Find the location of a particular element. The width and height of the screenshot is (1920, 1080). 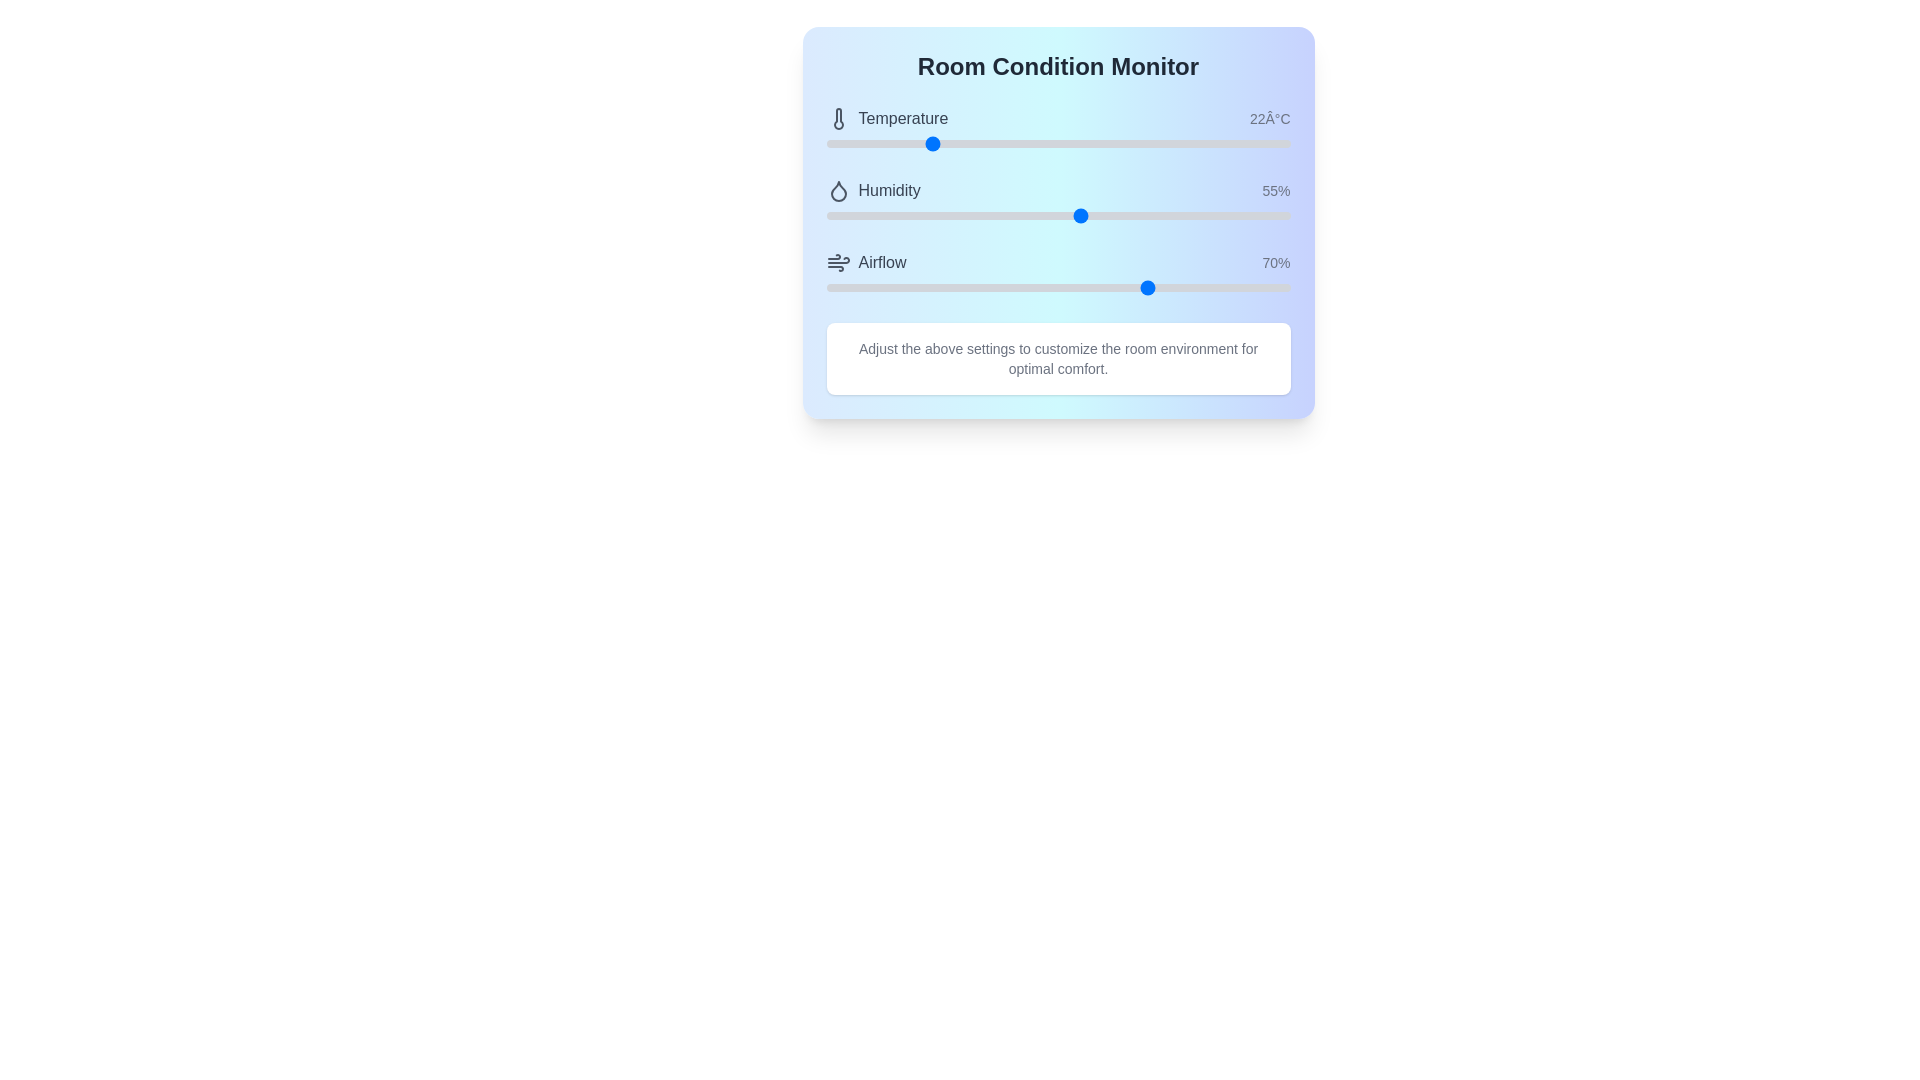

the decorative thermometer-shaped icon, which is gray-colored and located to the left of the 'Temperature' label in the interface is located at coordinates (838, 119).